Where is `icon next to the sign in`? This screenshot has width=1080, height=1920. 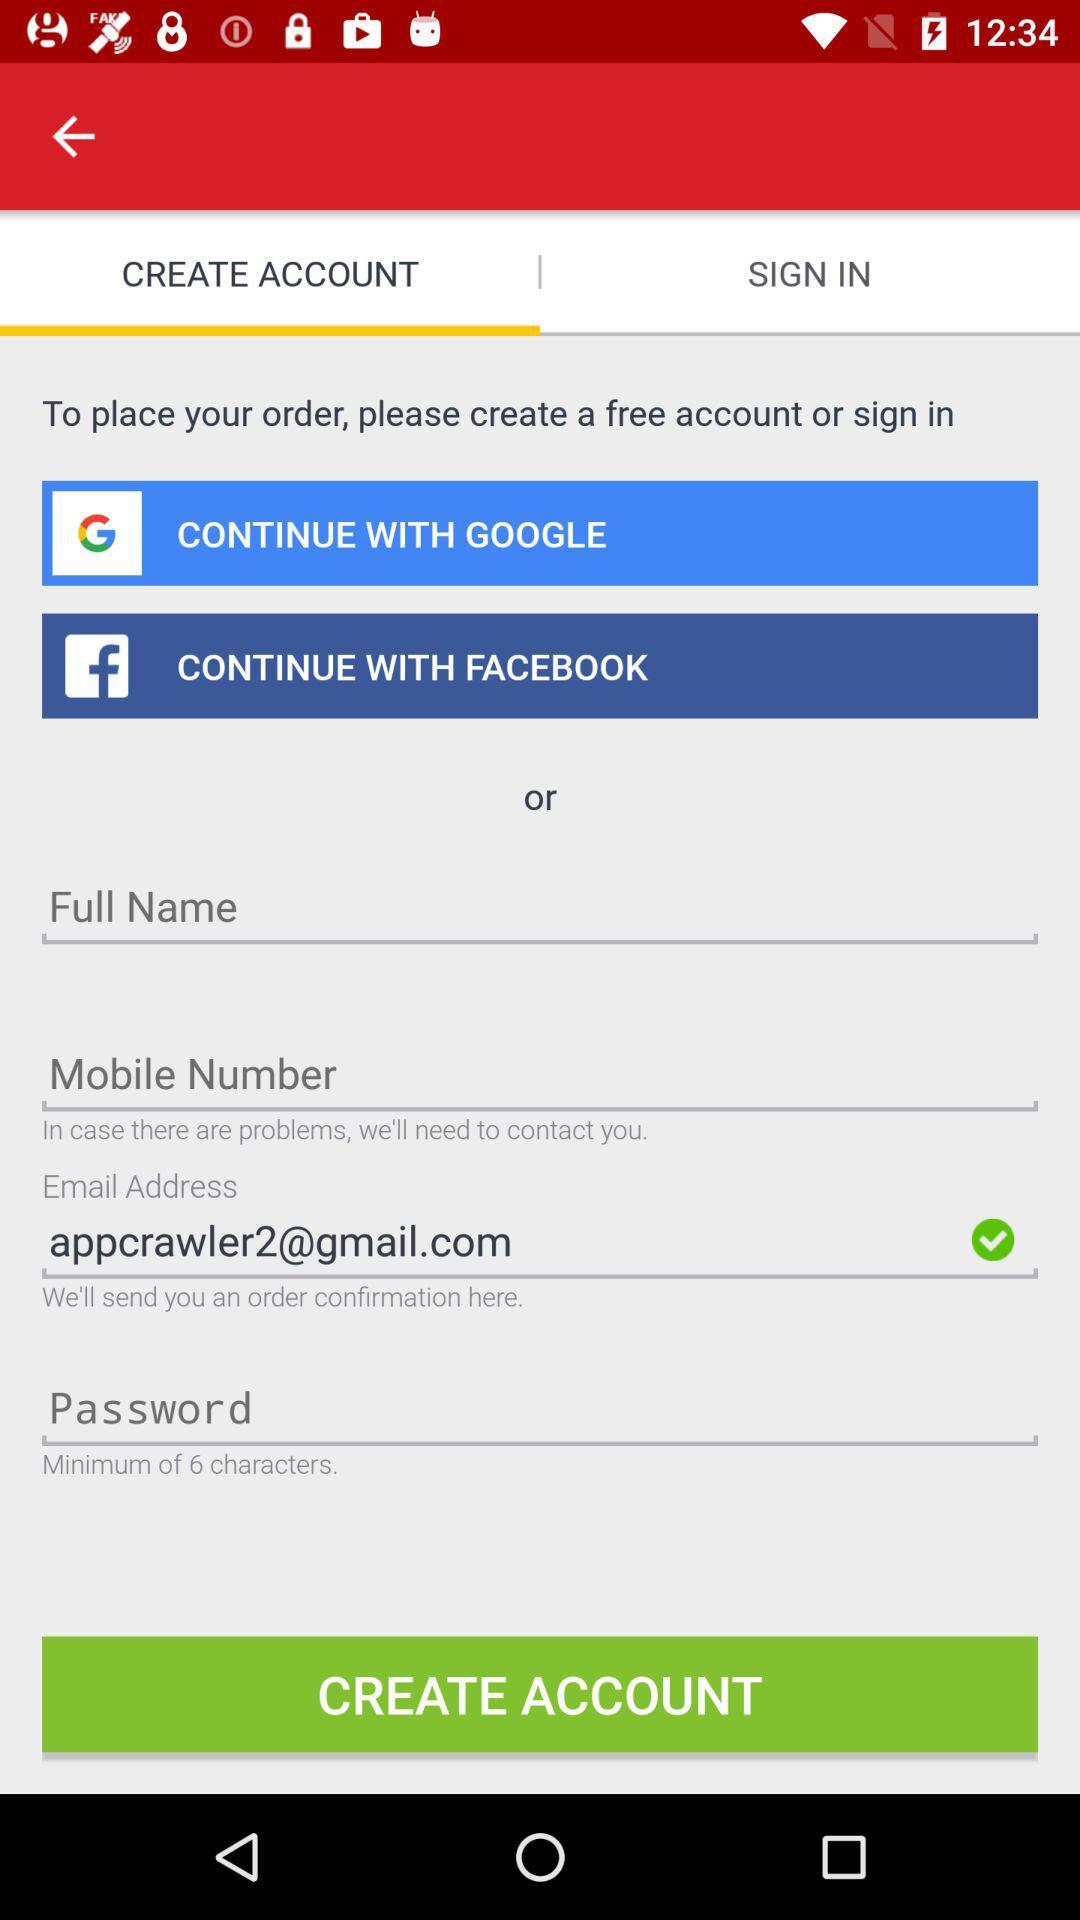 icon next to the sign in is located at coordinates (72, 135).